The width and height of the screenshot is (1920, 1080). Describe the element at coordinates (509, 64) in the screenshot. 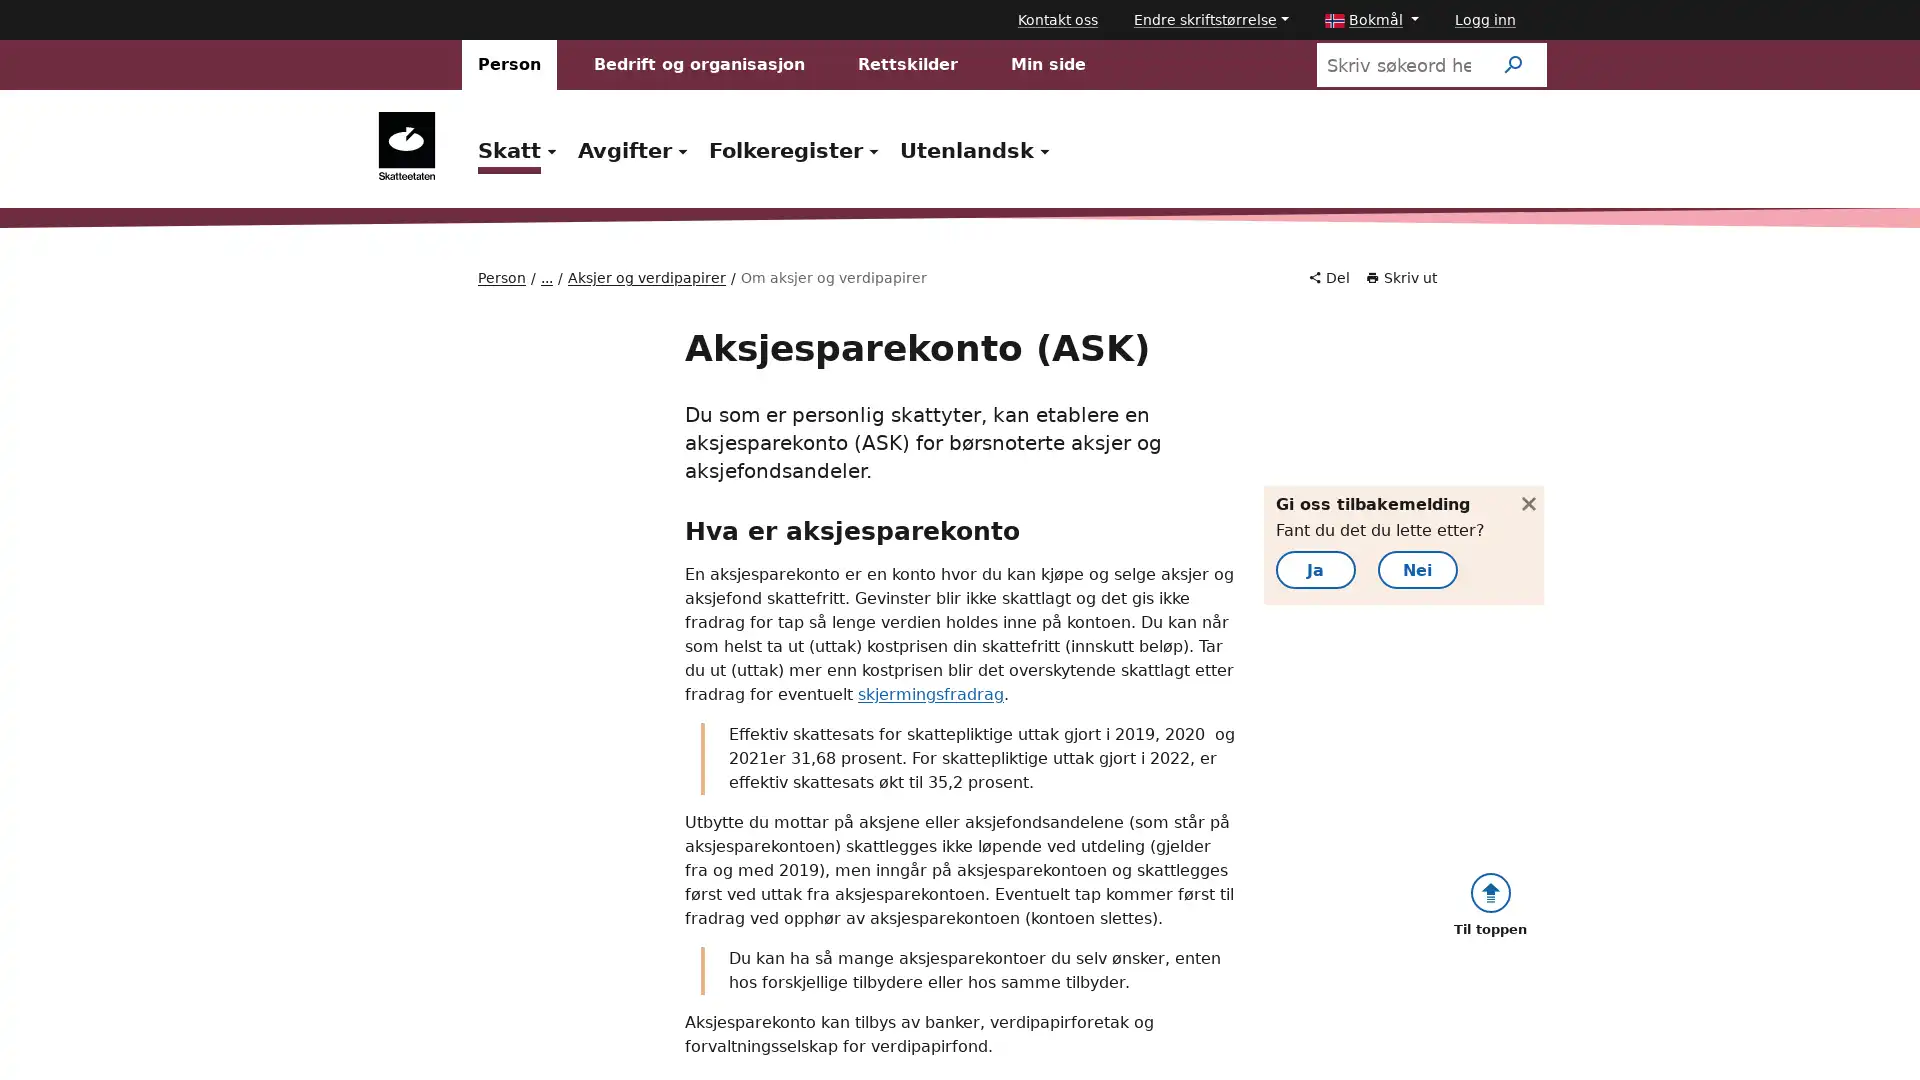

I see `Person` at that location.